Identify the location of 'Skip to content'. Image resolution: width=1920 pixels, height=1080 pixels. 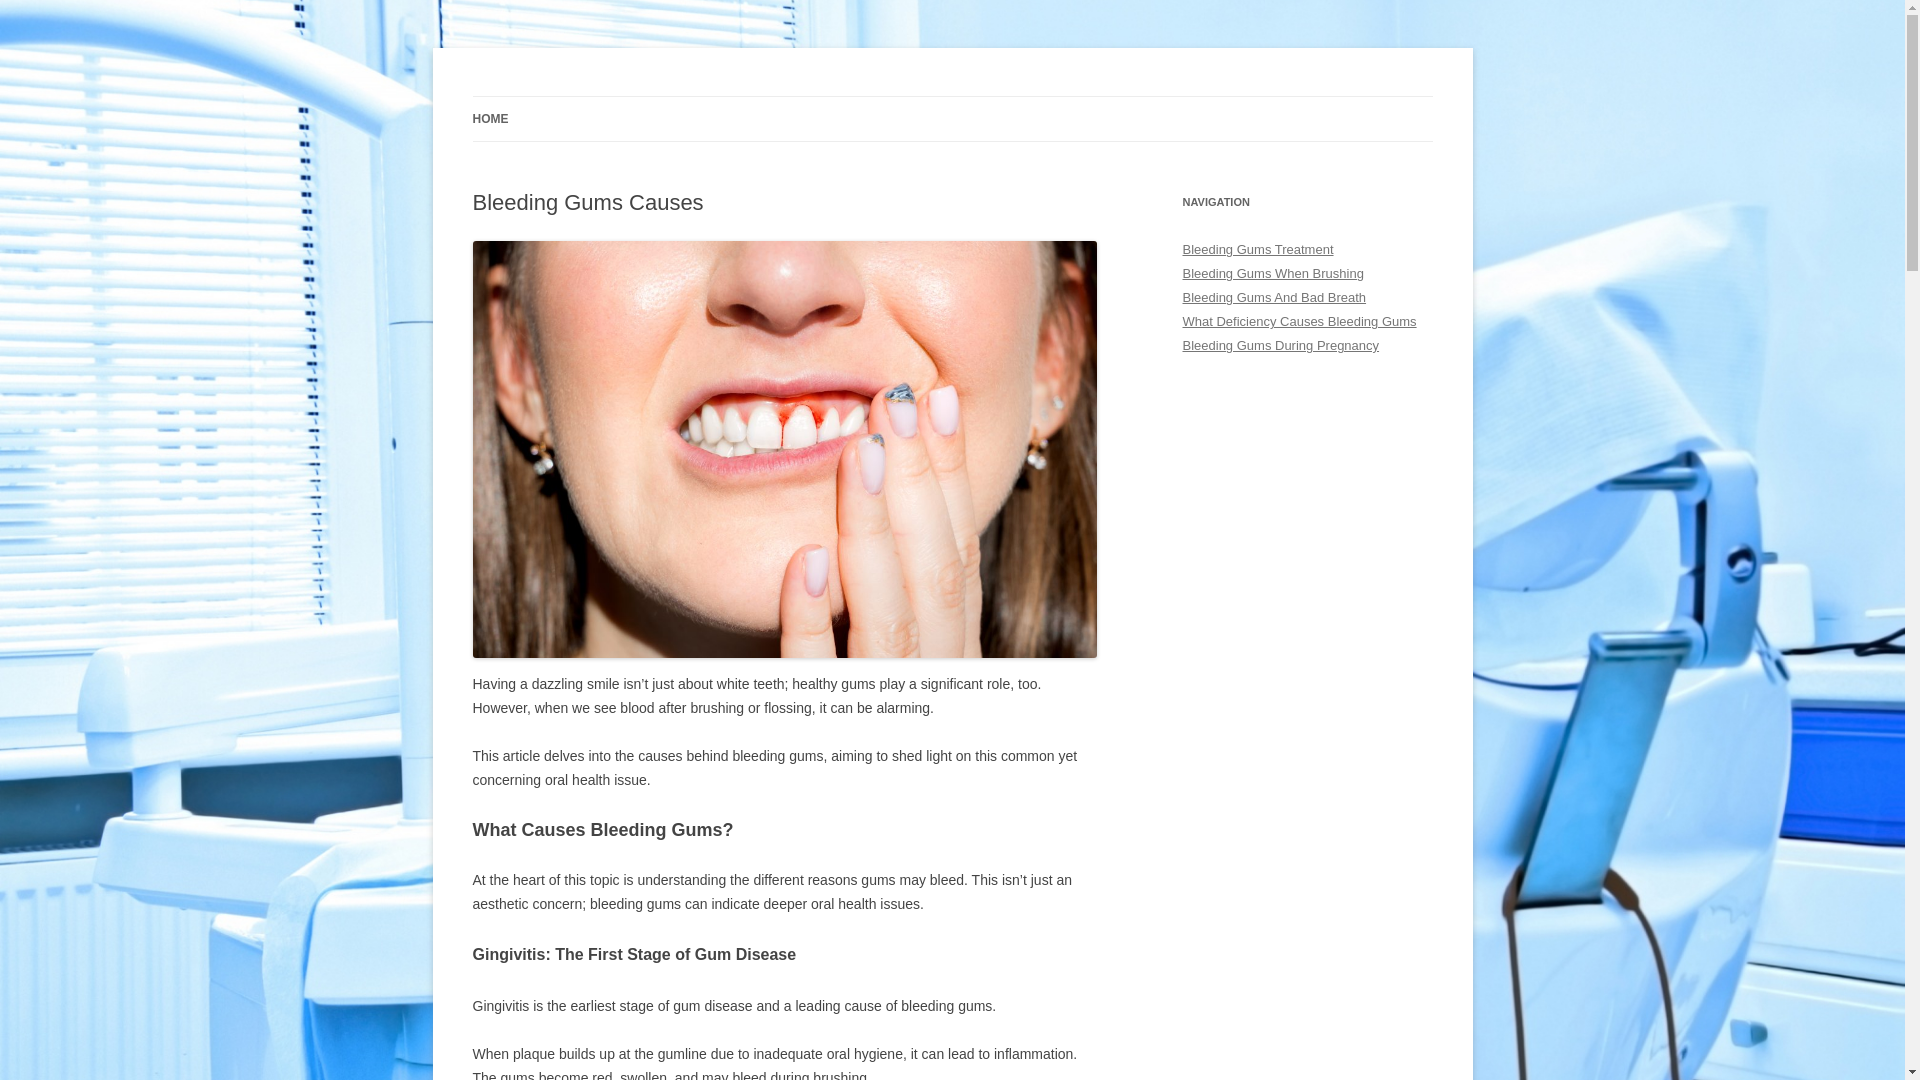
(950, 96).